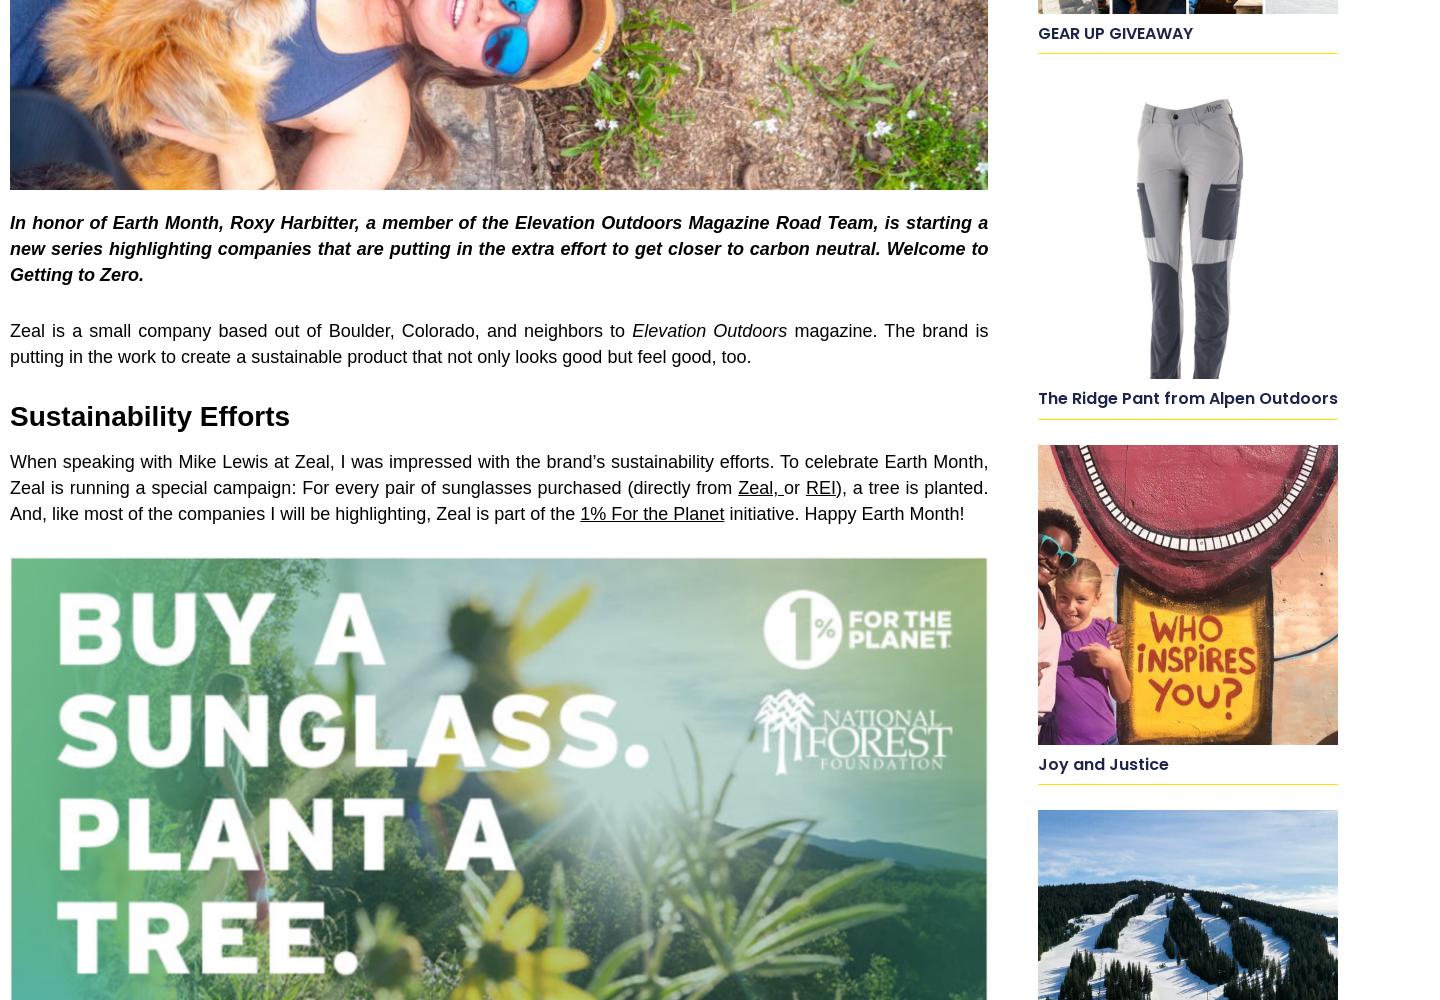 The width and height of the screenshot is (1440, 1000). Describe the element at coordinates (819, 487) in the screenshot. I see `'REI'` at that location.